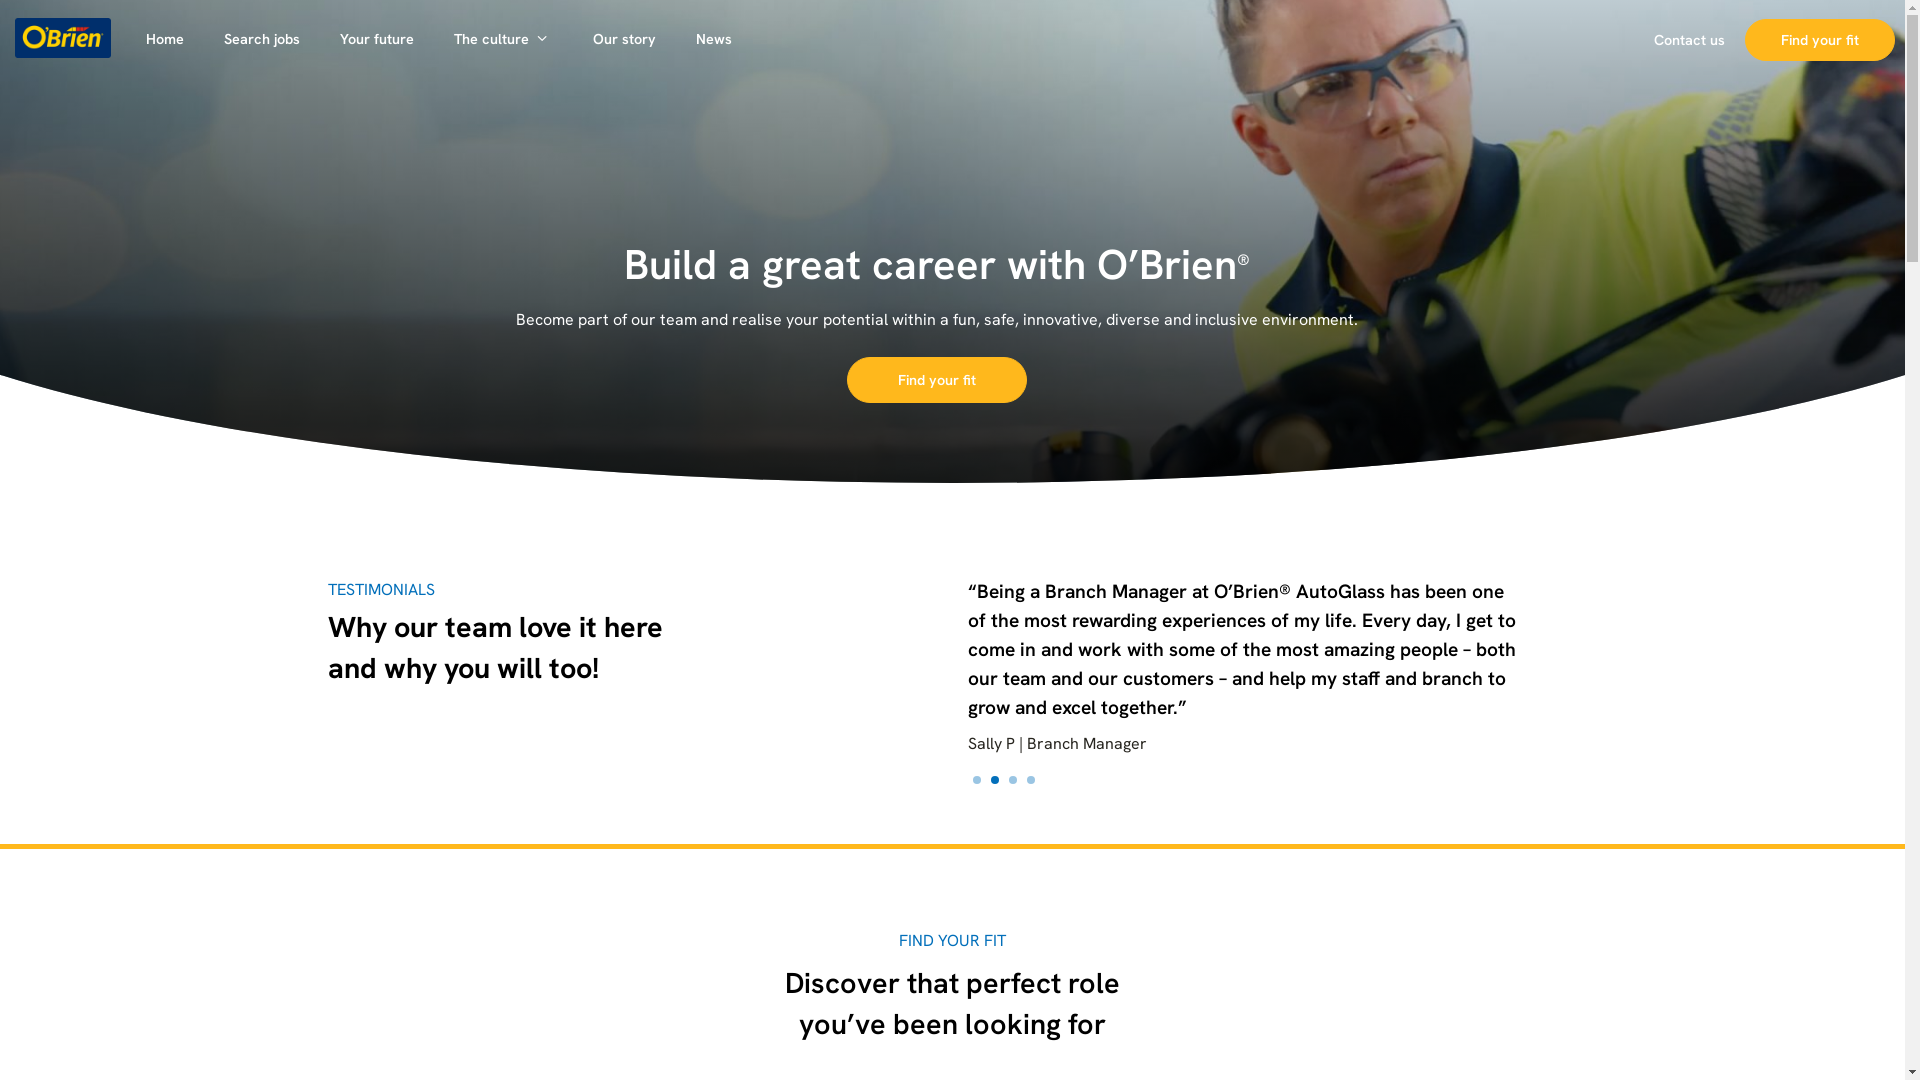 The image size is (1920, 1080). Describe the element at coordinates (377, 39) in the screenshot. I see `'Your future'` at that location.